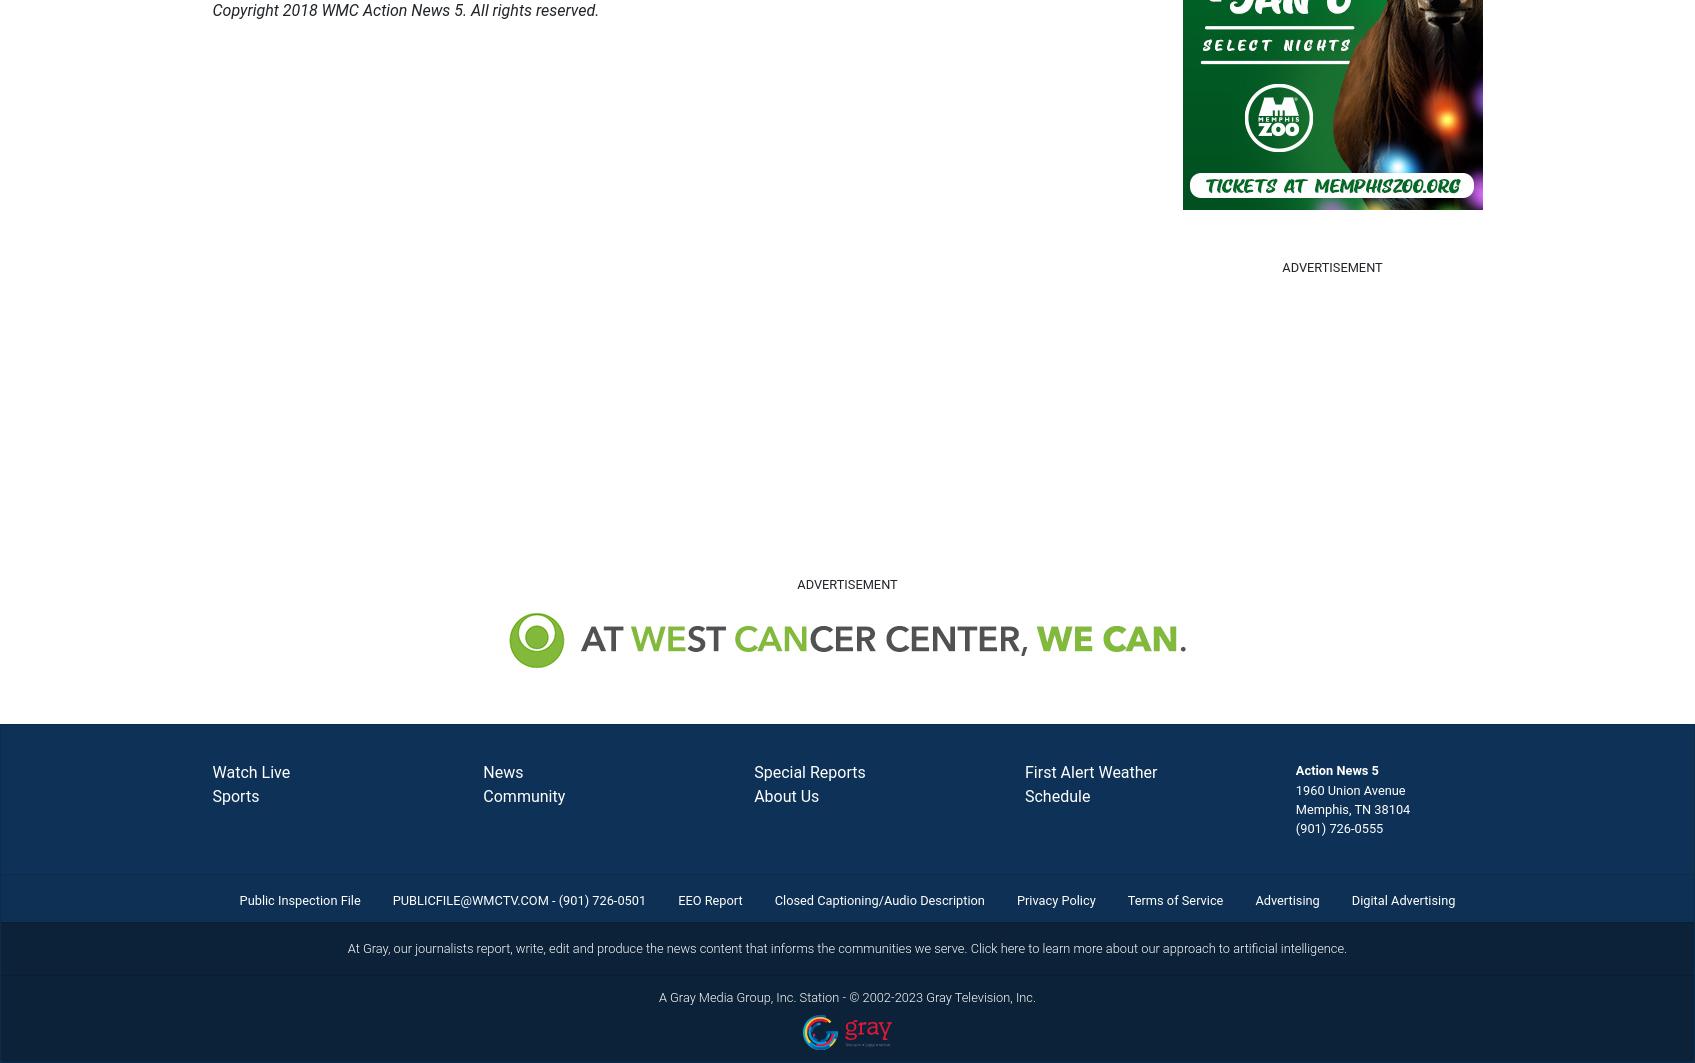 This screenshot has width=1695, height=1063. Describe the element at coordinates (1174, 899) in the screenshot. I see `'Terms of Service'` at that location.